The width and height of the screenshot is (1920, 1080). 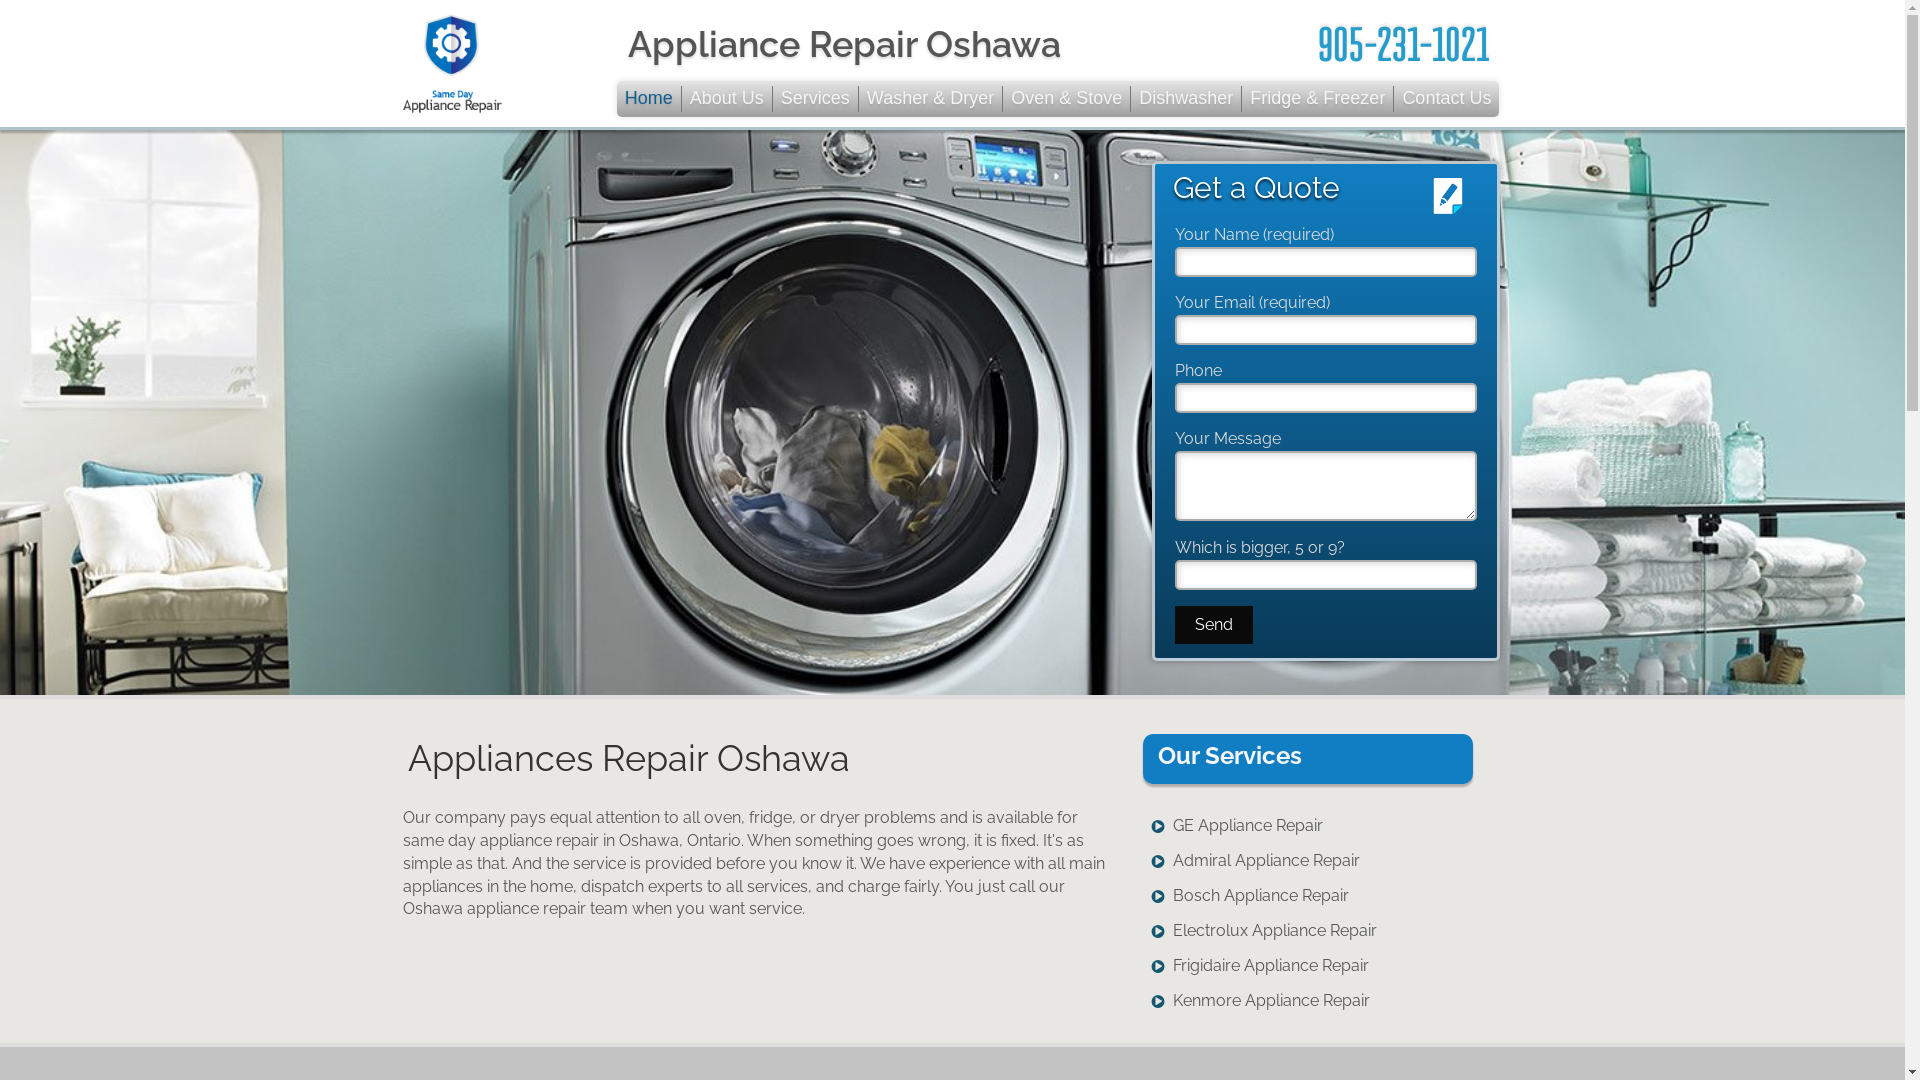 I want to click on 'Home', so click(x=649, y=99).